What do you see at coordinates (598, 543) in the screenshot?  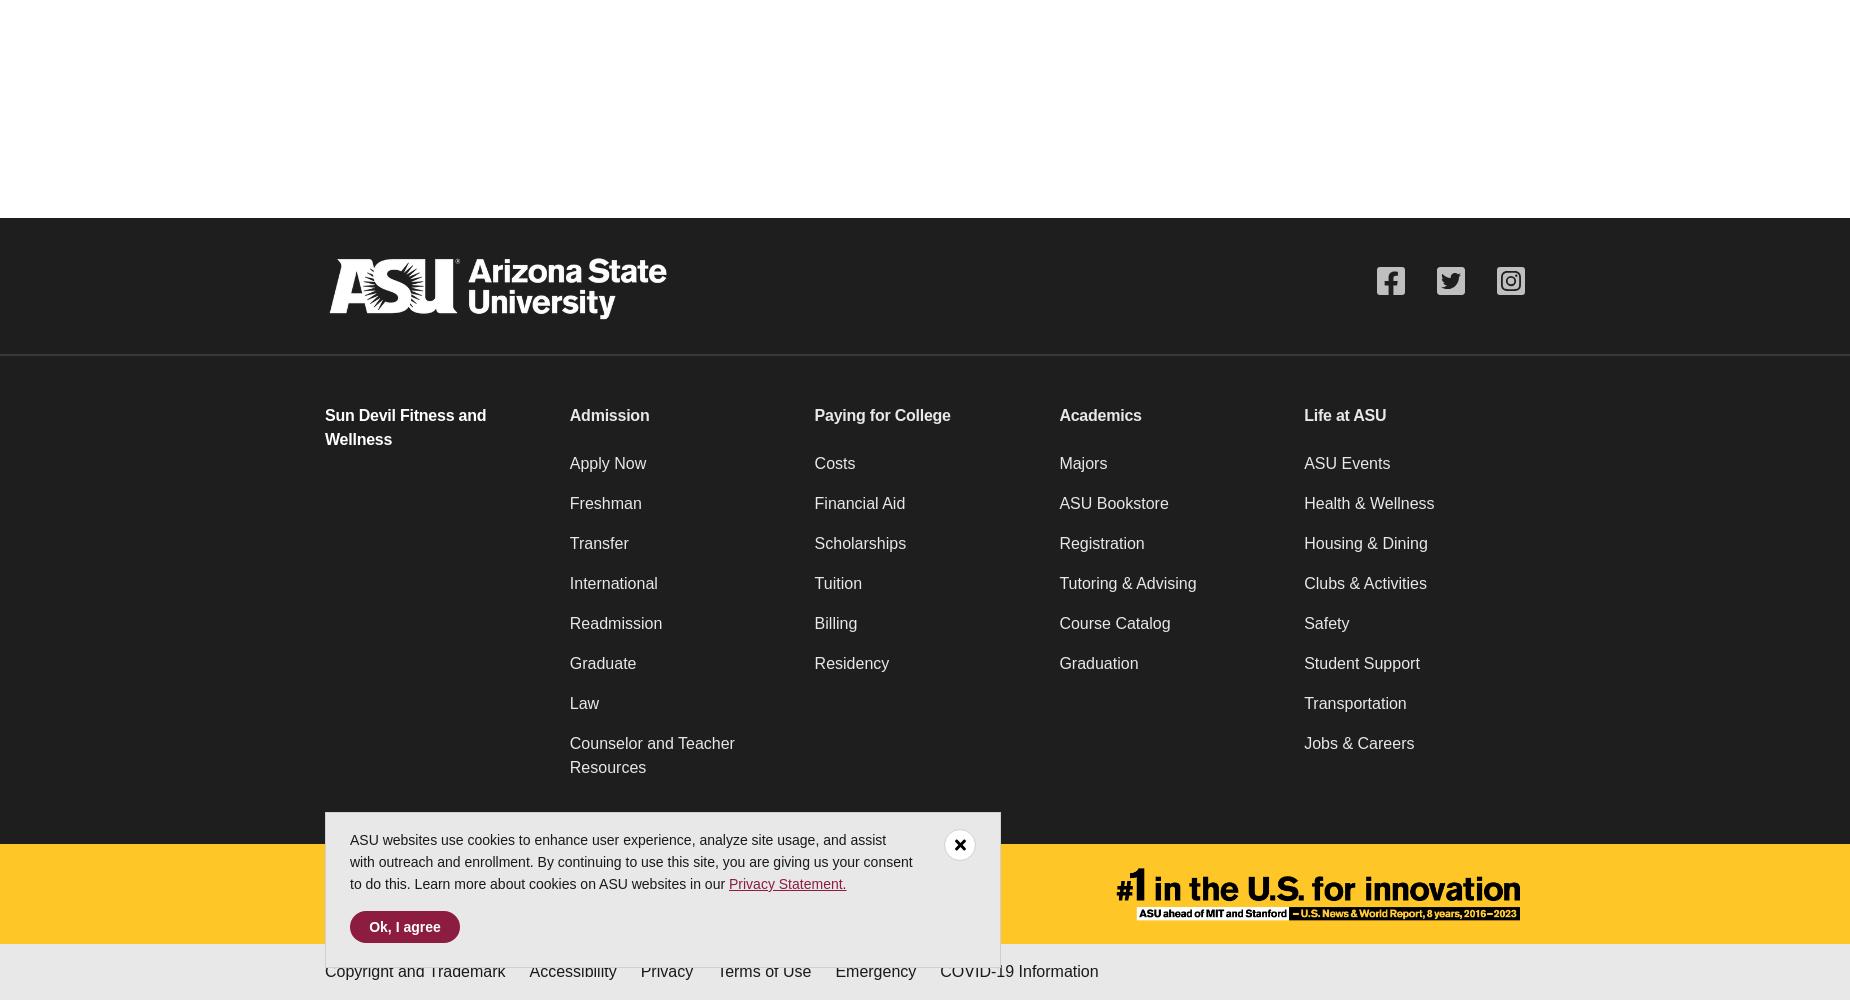 I see `'Transfer'` at bounding box center [598, 543].